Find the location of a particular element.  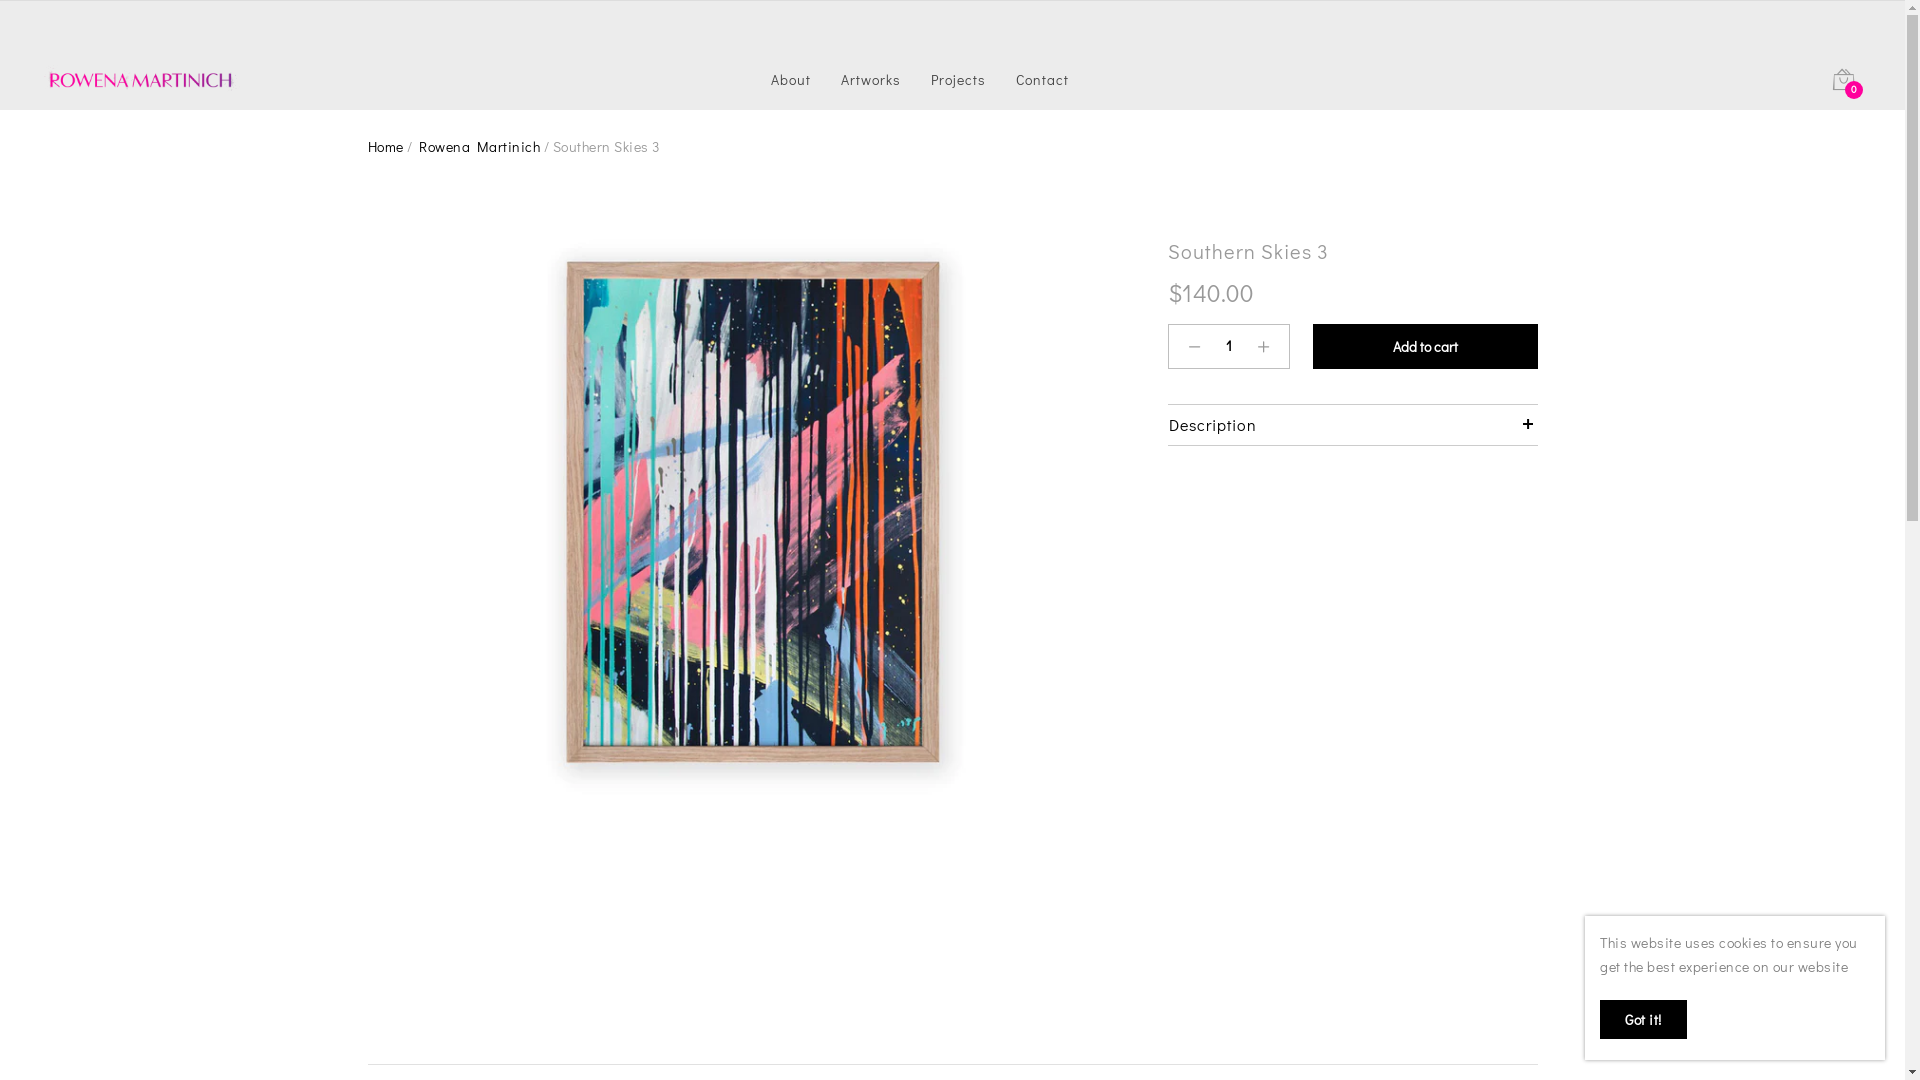

'Projects' is located at coordinates (957, 79).